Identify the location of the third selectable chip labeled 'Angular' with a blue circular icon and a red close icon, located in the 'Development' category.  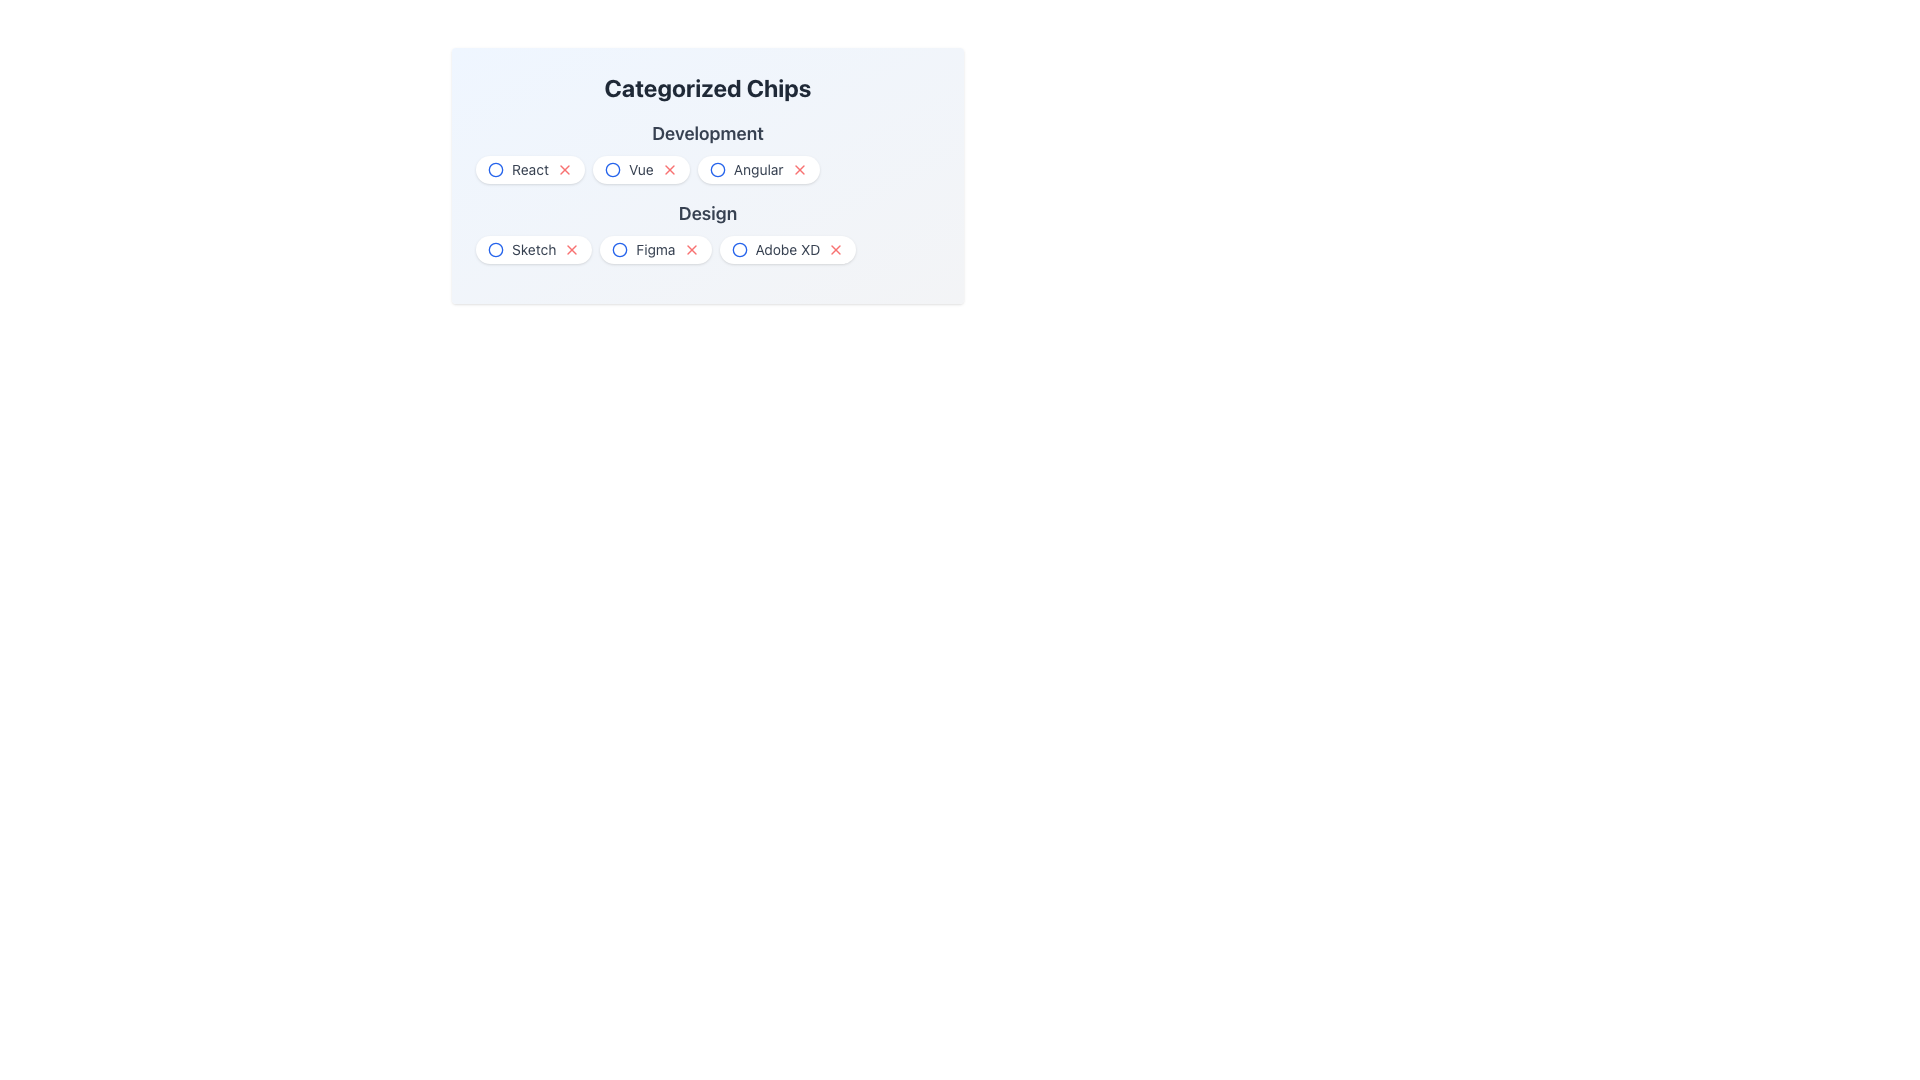
(757, 168).